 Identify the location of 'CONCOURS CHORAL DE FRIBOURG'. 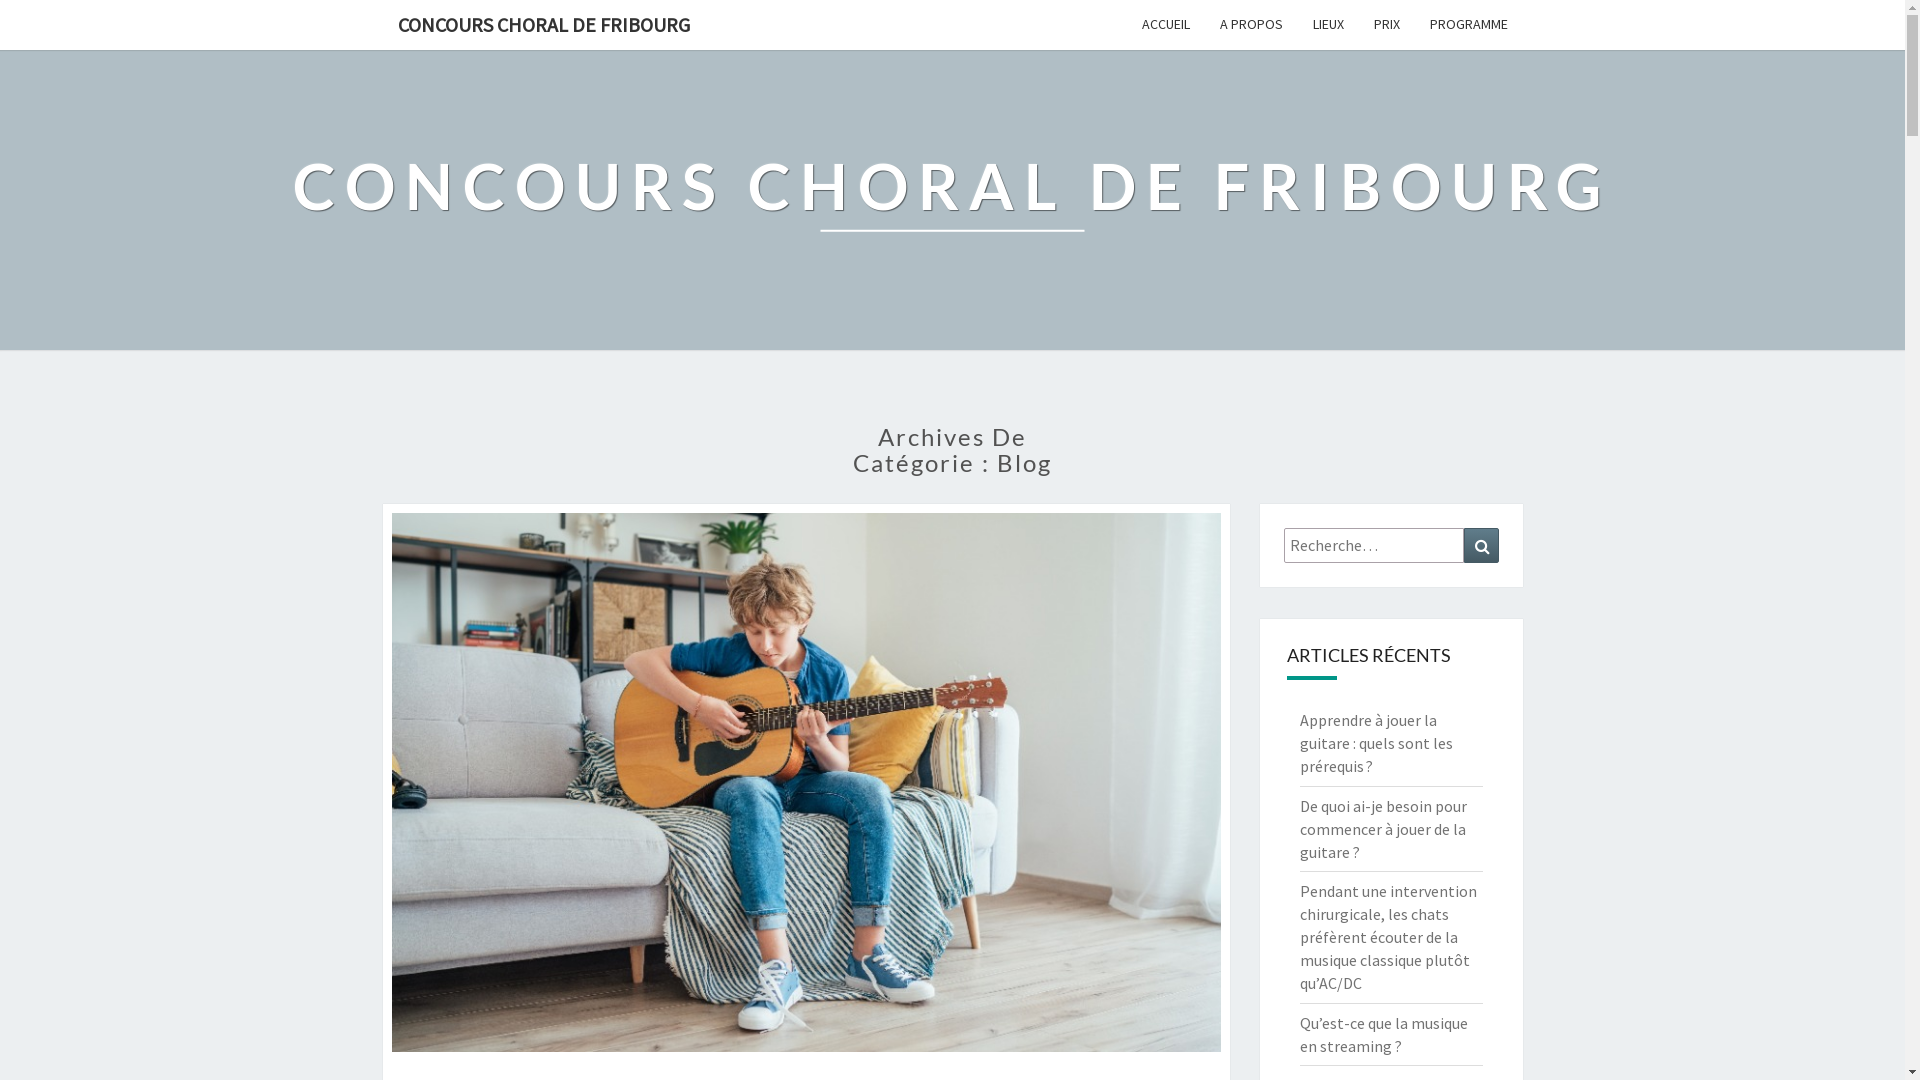
(542, 24).